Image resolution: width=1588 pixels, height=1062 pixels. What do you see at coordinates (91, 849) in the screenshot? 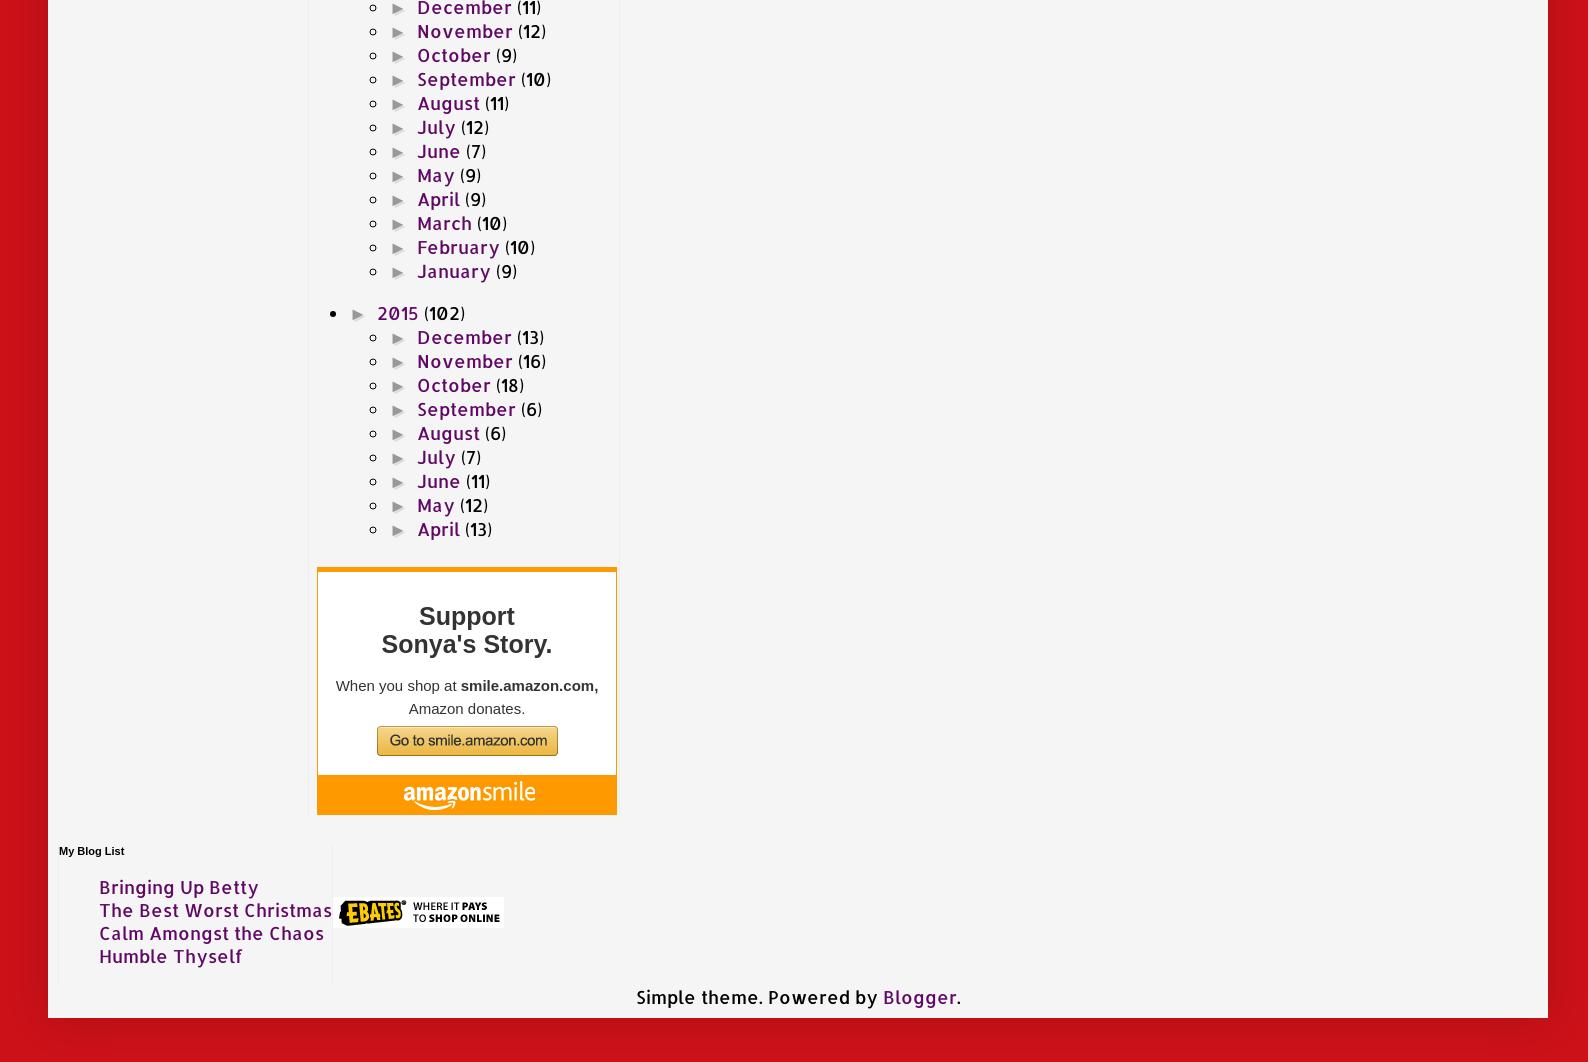
I see `'My Blog List'` at bounding box center [91, 849].